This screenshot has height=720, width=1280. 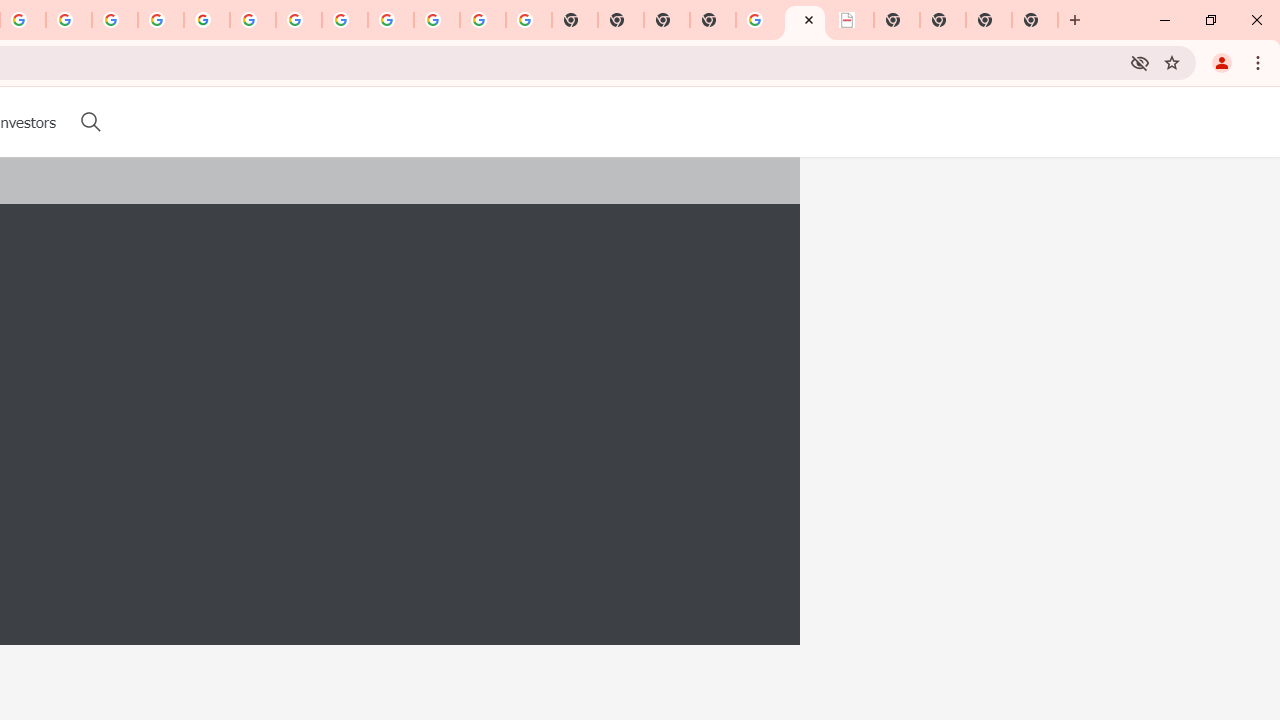 I want to click on 'BAE Systems Brasil | BAE Systems', so click(x=851, y=20).